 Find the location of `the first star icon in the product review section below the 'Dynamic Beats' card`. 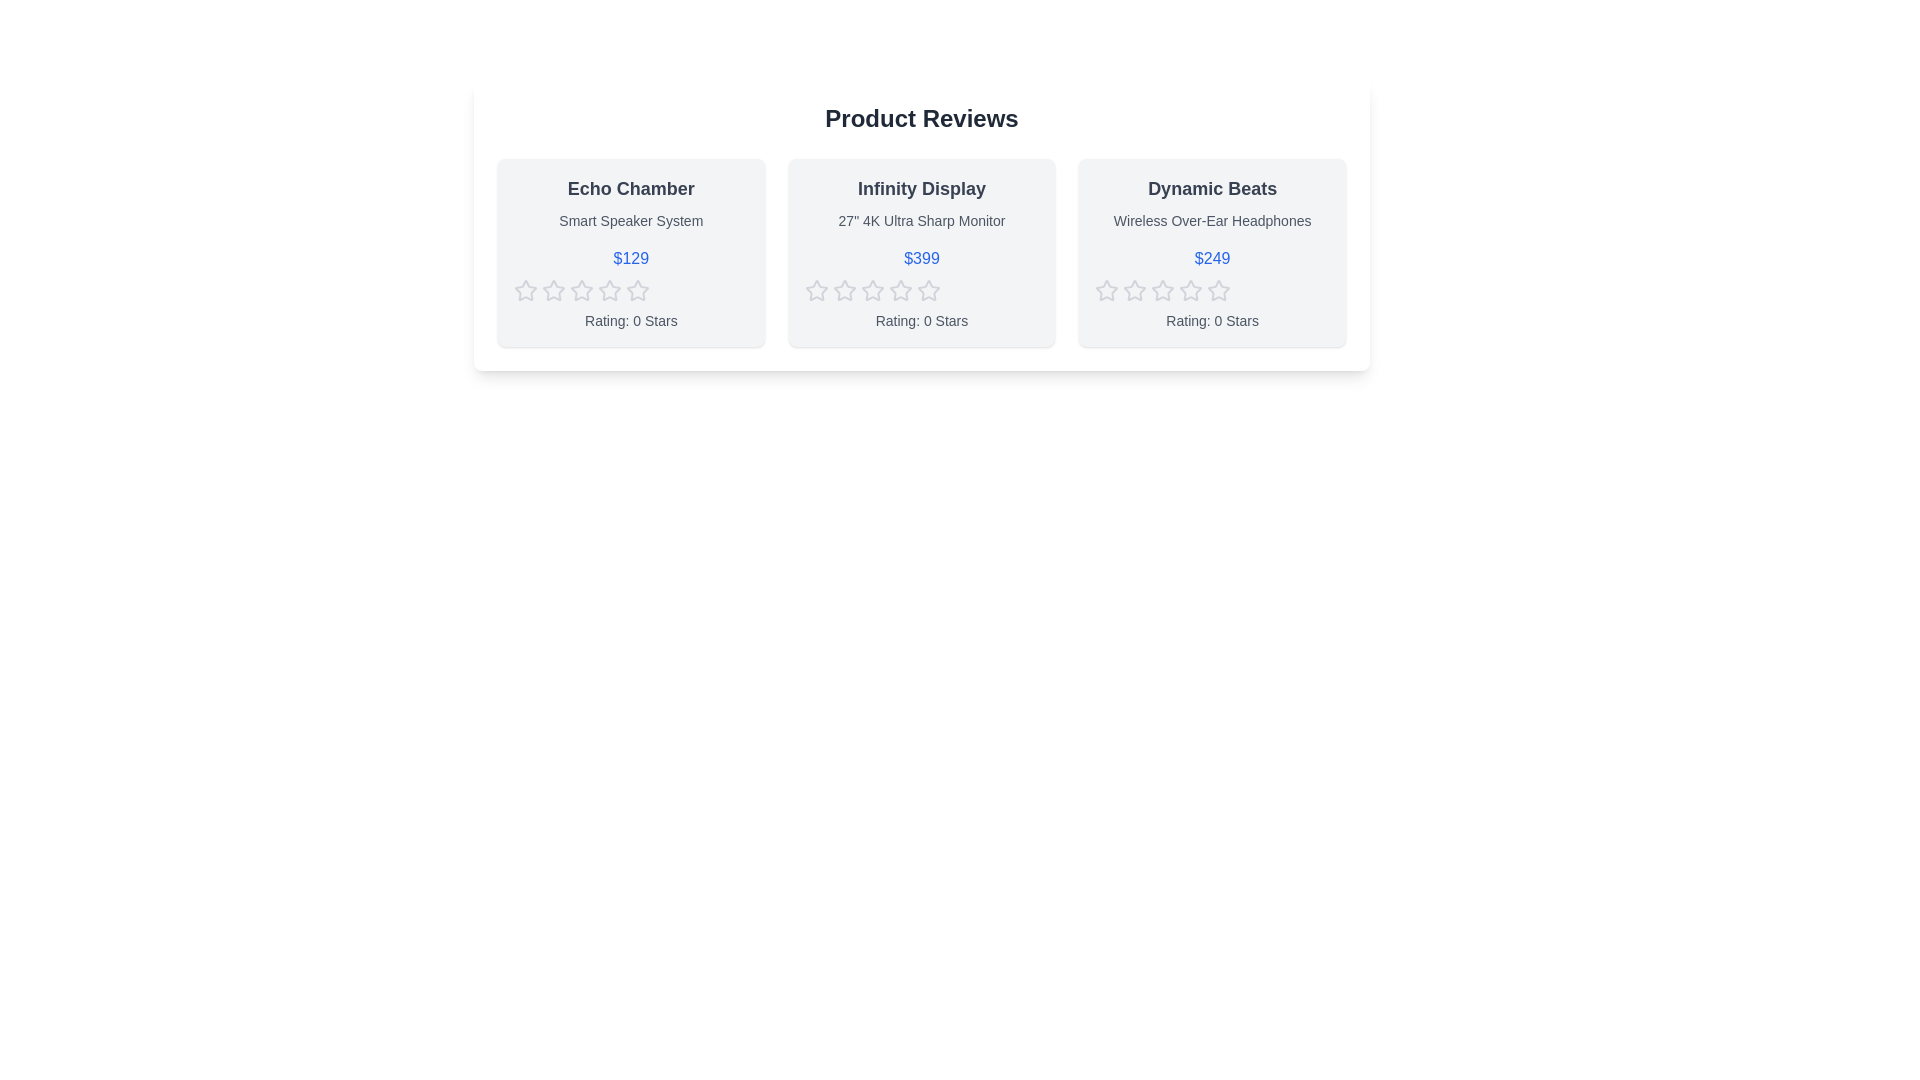

the first star icon in the product review section below the 'Dynamic Beats' card is located at coordinates (1106, 290).